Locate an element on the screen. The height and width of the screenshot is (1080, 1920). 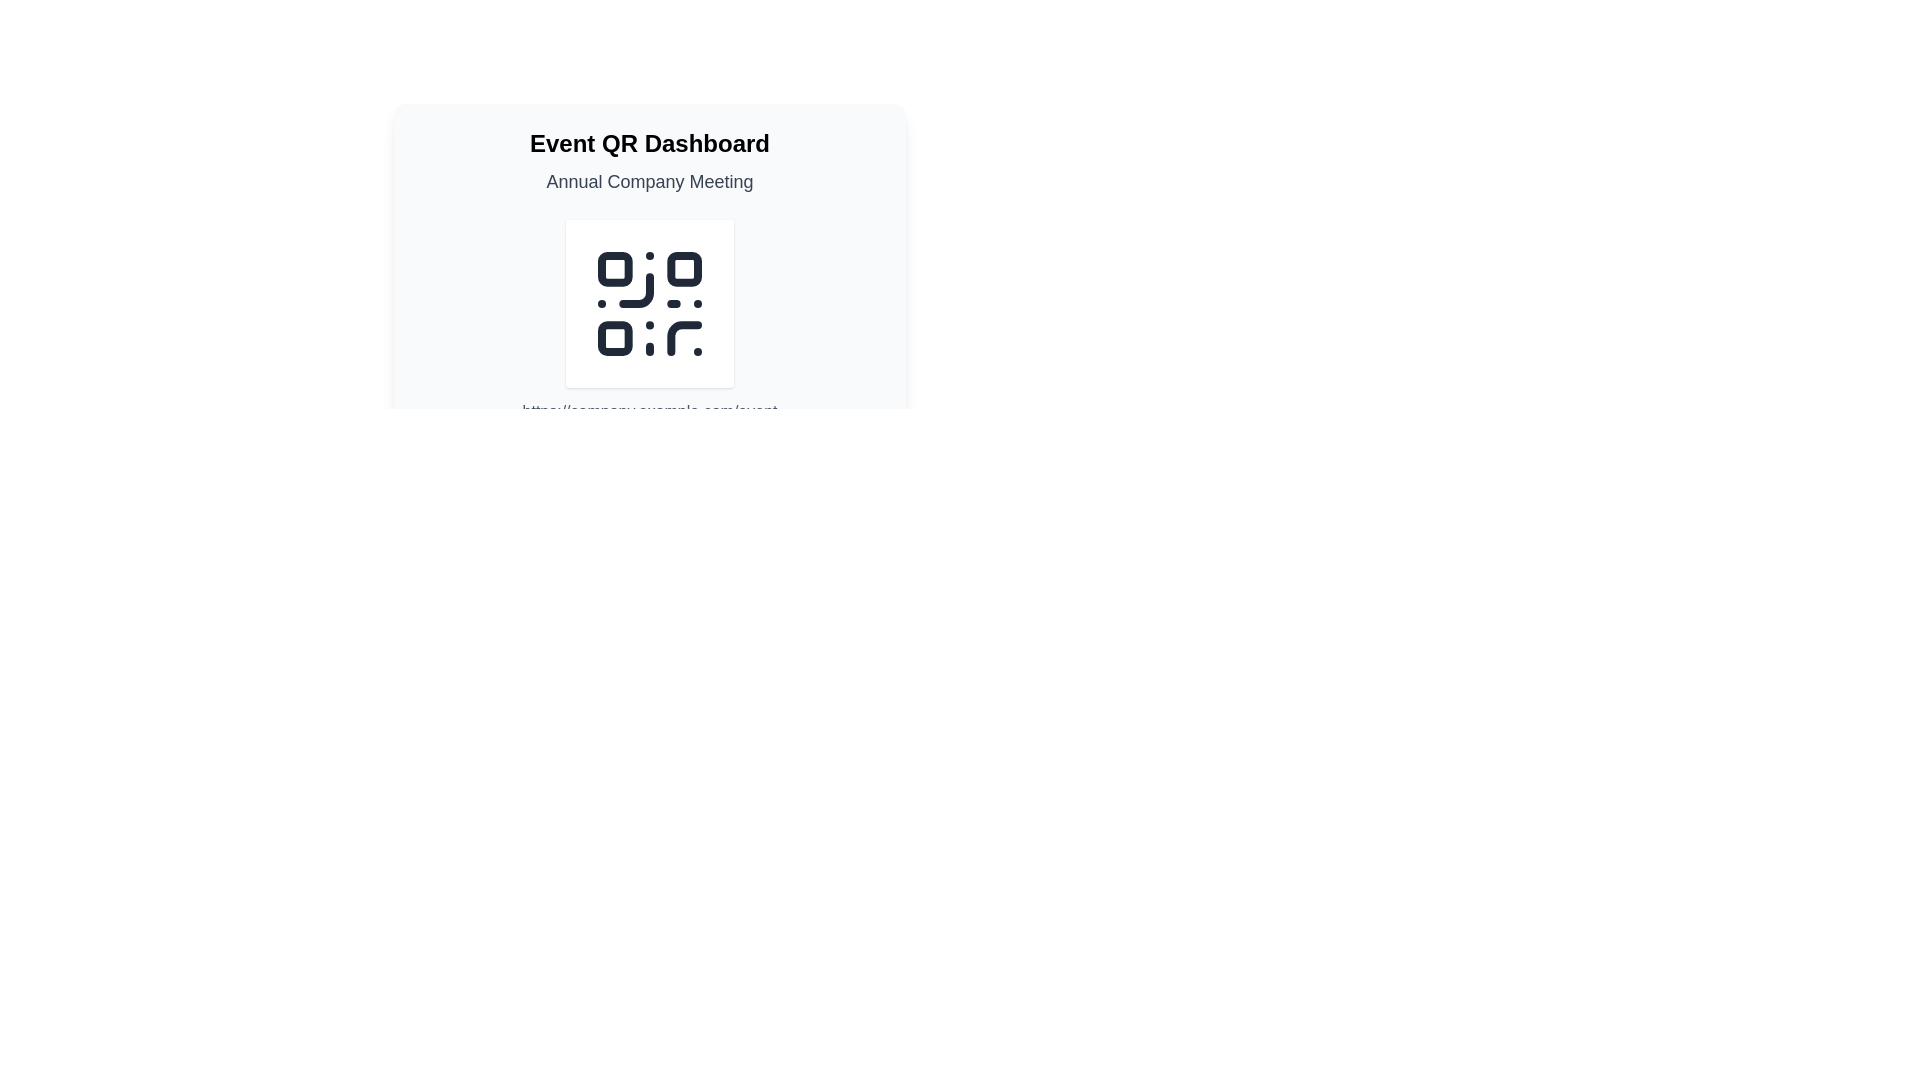
the text block reading 'Annual Company Meeting' located below the 'Event QR Dashboard' heading for information is located at coordinates (649, 181).